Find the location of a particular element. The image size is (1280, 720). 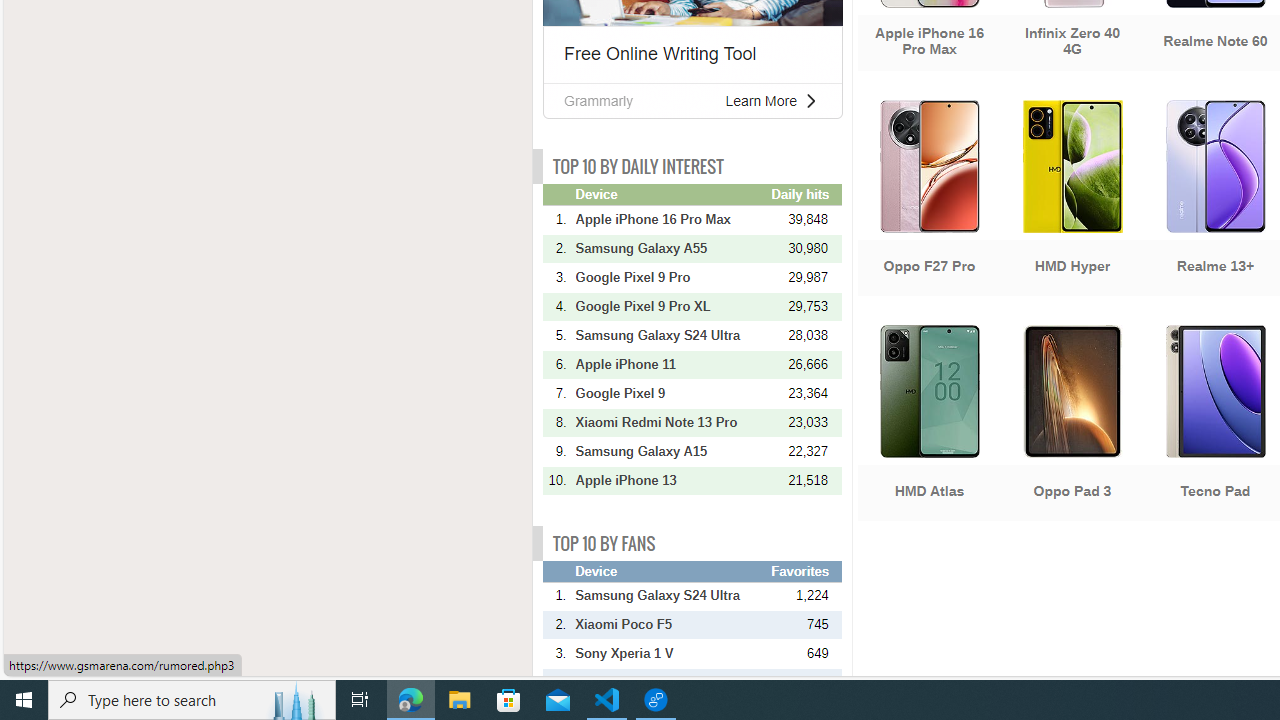

'Samsung Galaxy S24 Ultra' is located at coordinates (671, 594).